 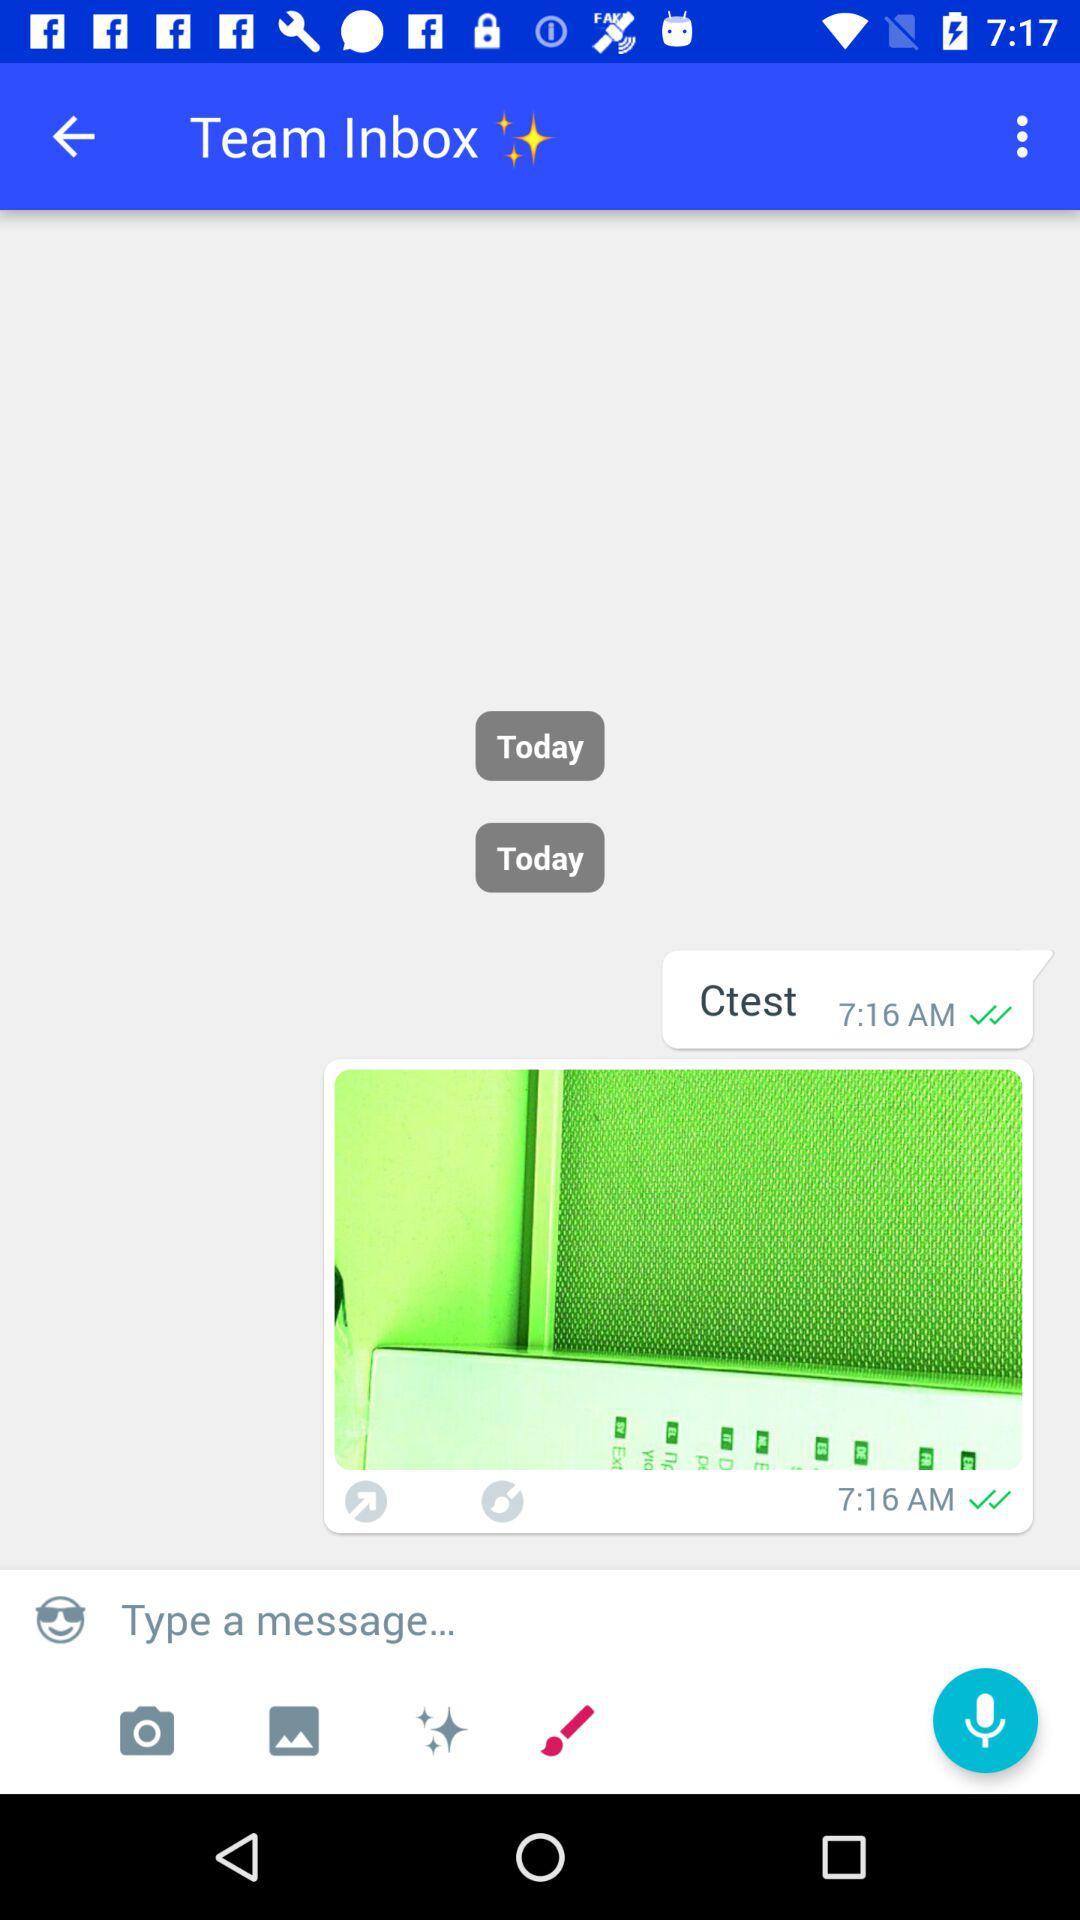 I want to click on camera application, so click(x=145, y=1730).